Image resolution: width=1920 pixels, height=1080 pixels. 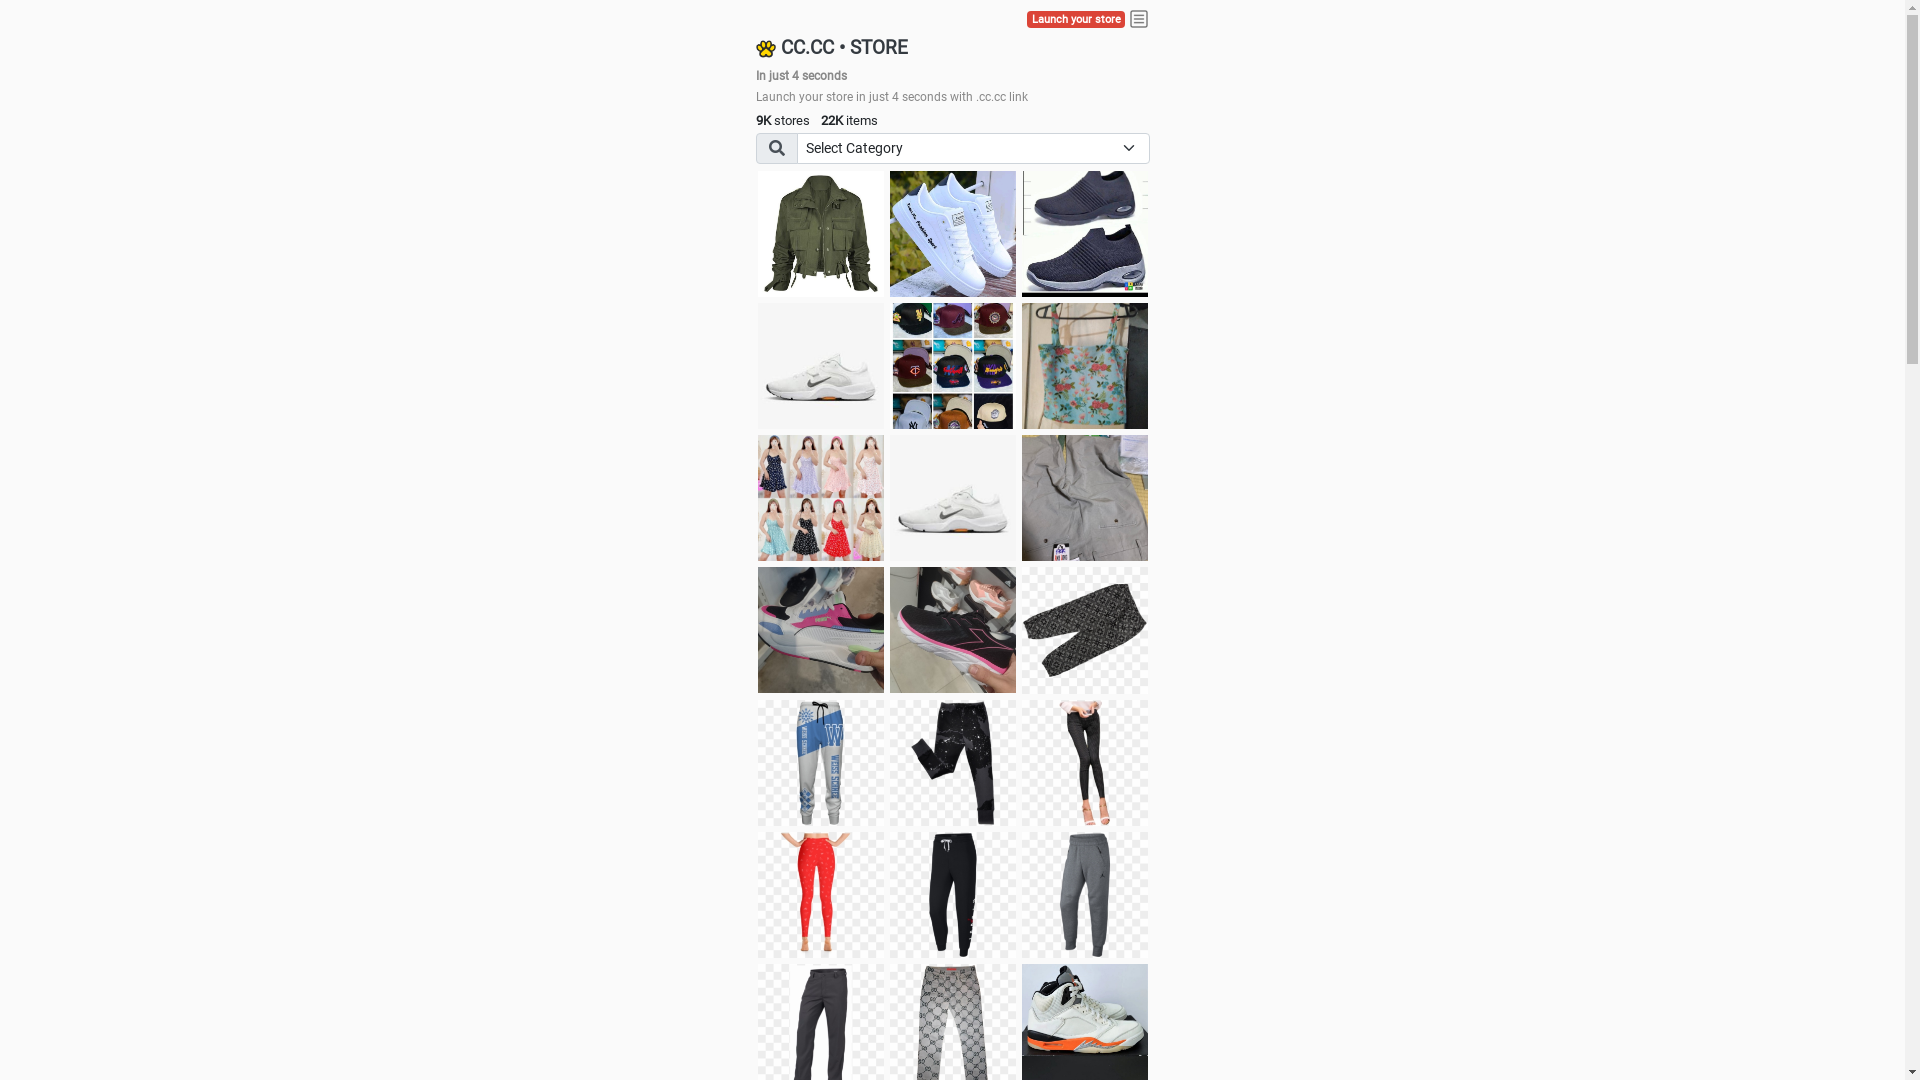 I want to click on 'Shoes', so click(x=952, y=496).